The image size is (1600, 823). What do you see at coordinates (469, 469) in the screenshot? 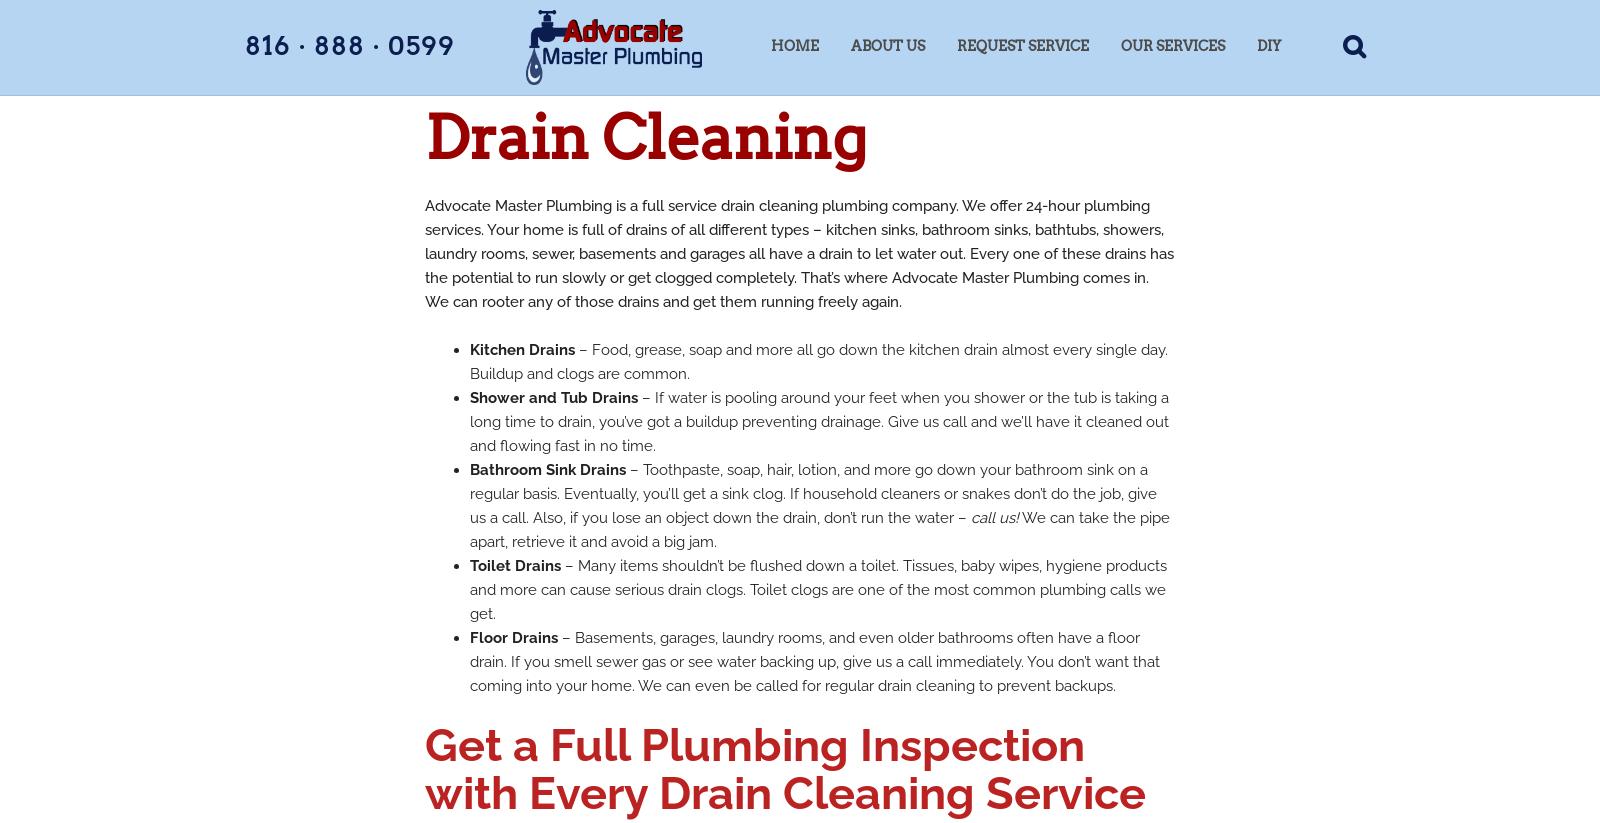
I see `'Bathroom Sink Drains'` at bounding box center [469, 469].